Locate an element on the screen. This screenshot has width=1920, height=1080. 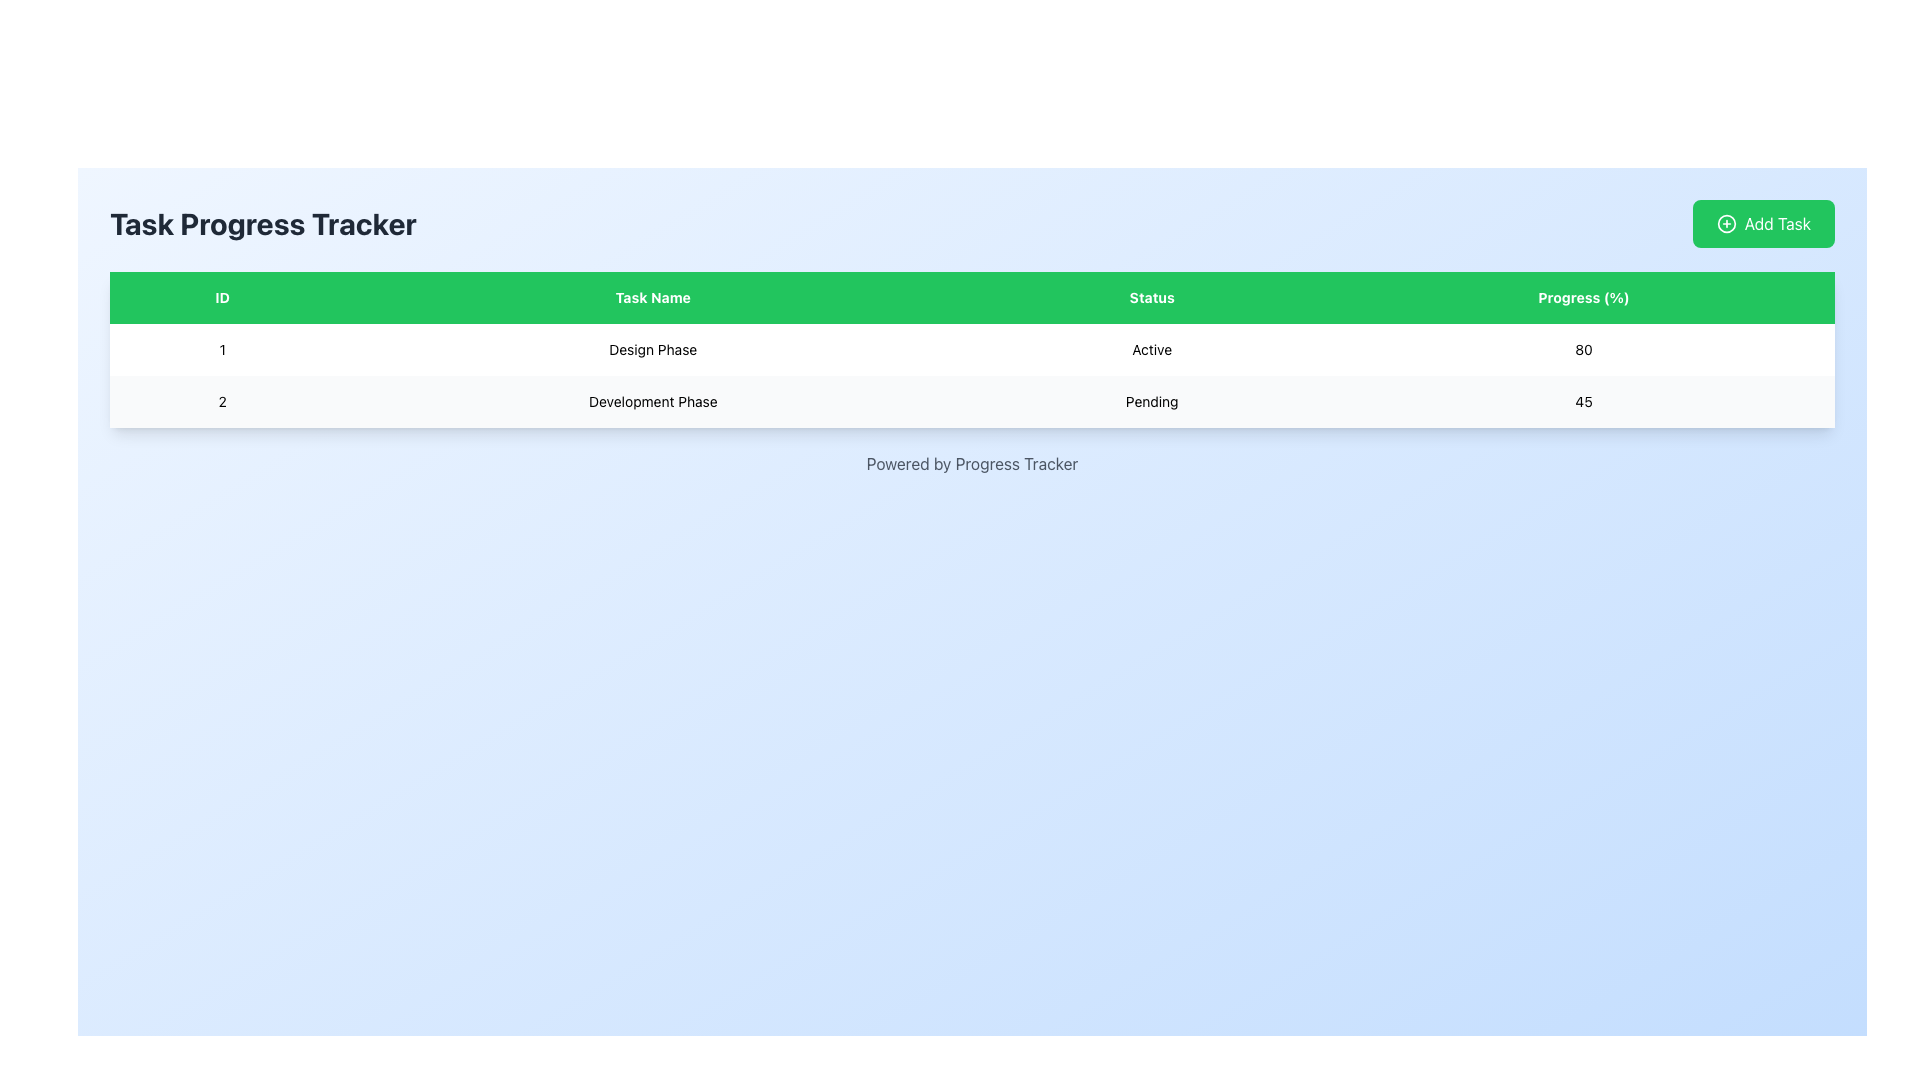
status text from the label indicating the task is 'Active', located in the third cell of the first data row in the 'Status' column is located at coordinates (1152, 349).